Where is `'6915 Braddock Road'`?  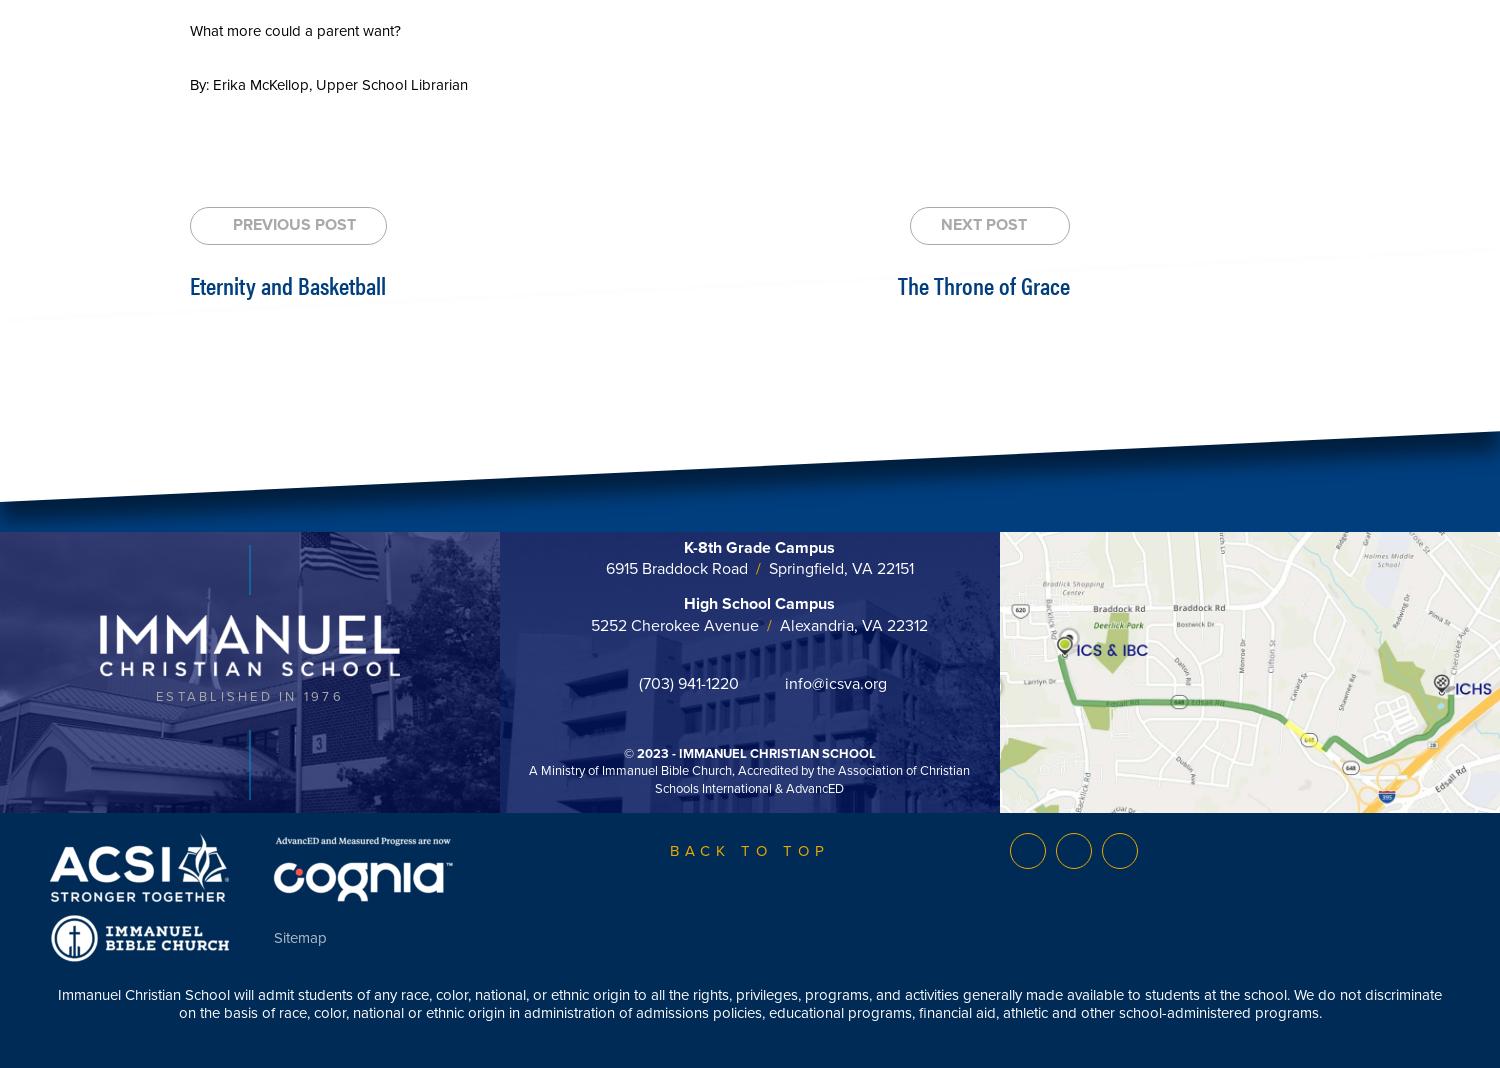 '6915 Braddock Road' is located at coordinates (678, 568).